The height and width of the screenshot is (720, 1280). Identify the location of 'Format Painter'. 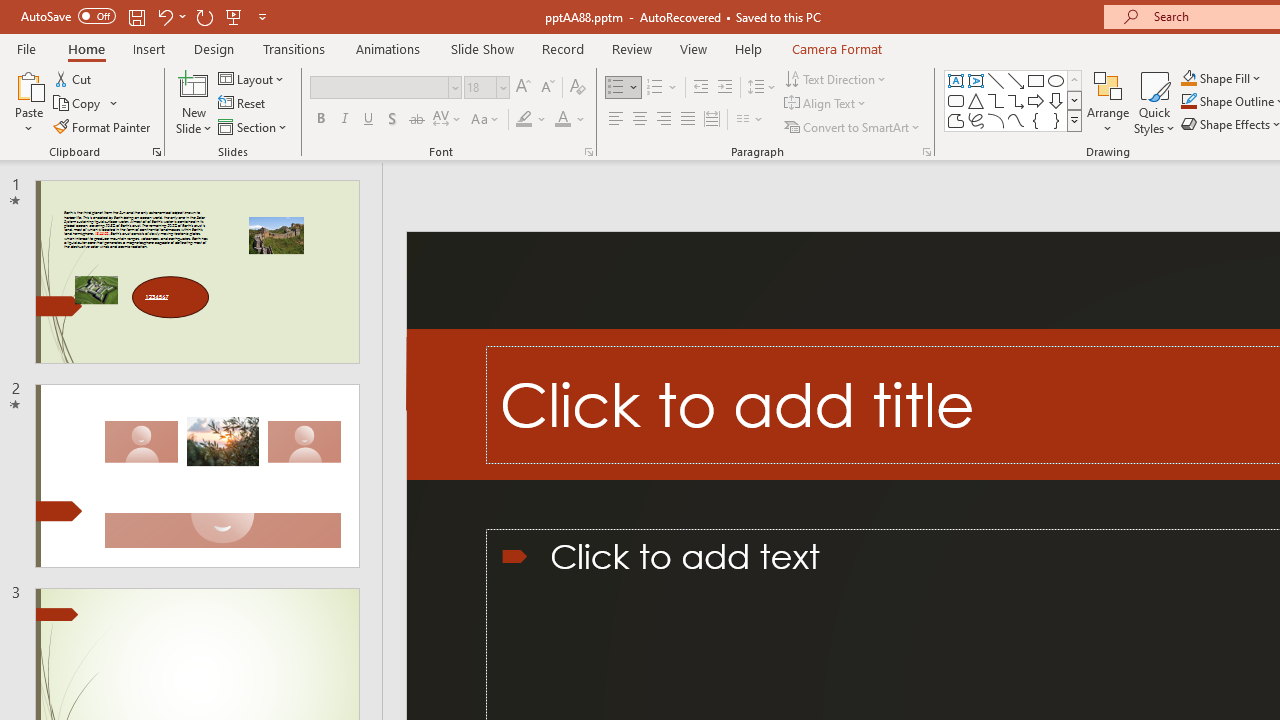
(102, 127).